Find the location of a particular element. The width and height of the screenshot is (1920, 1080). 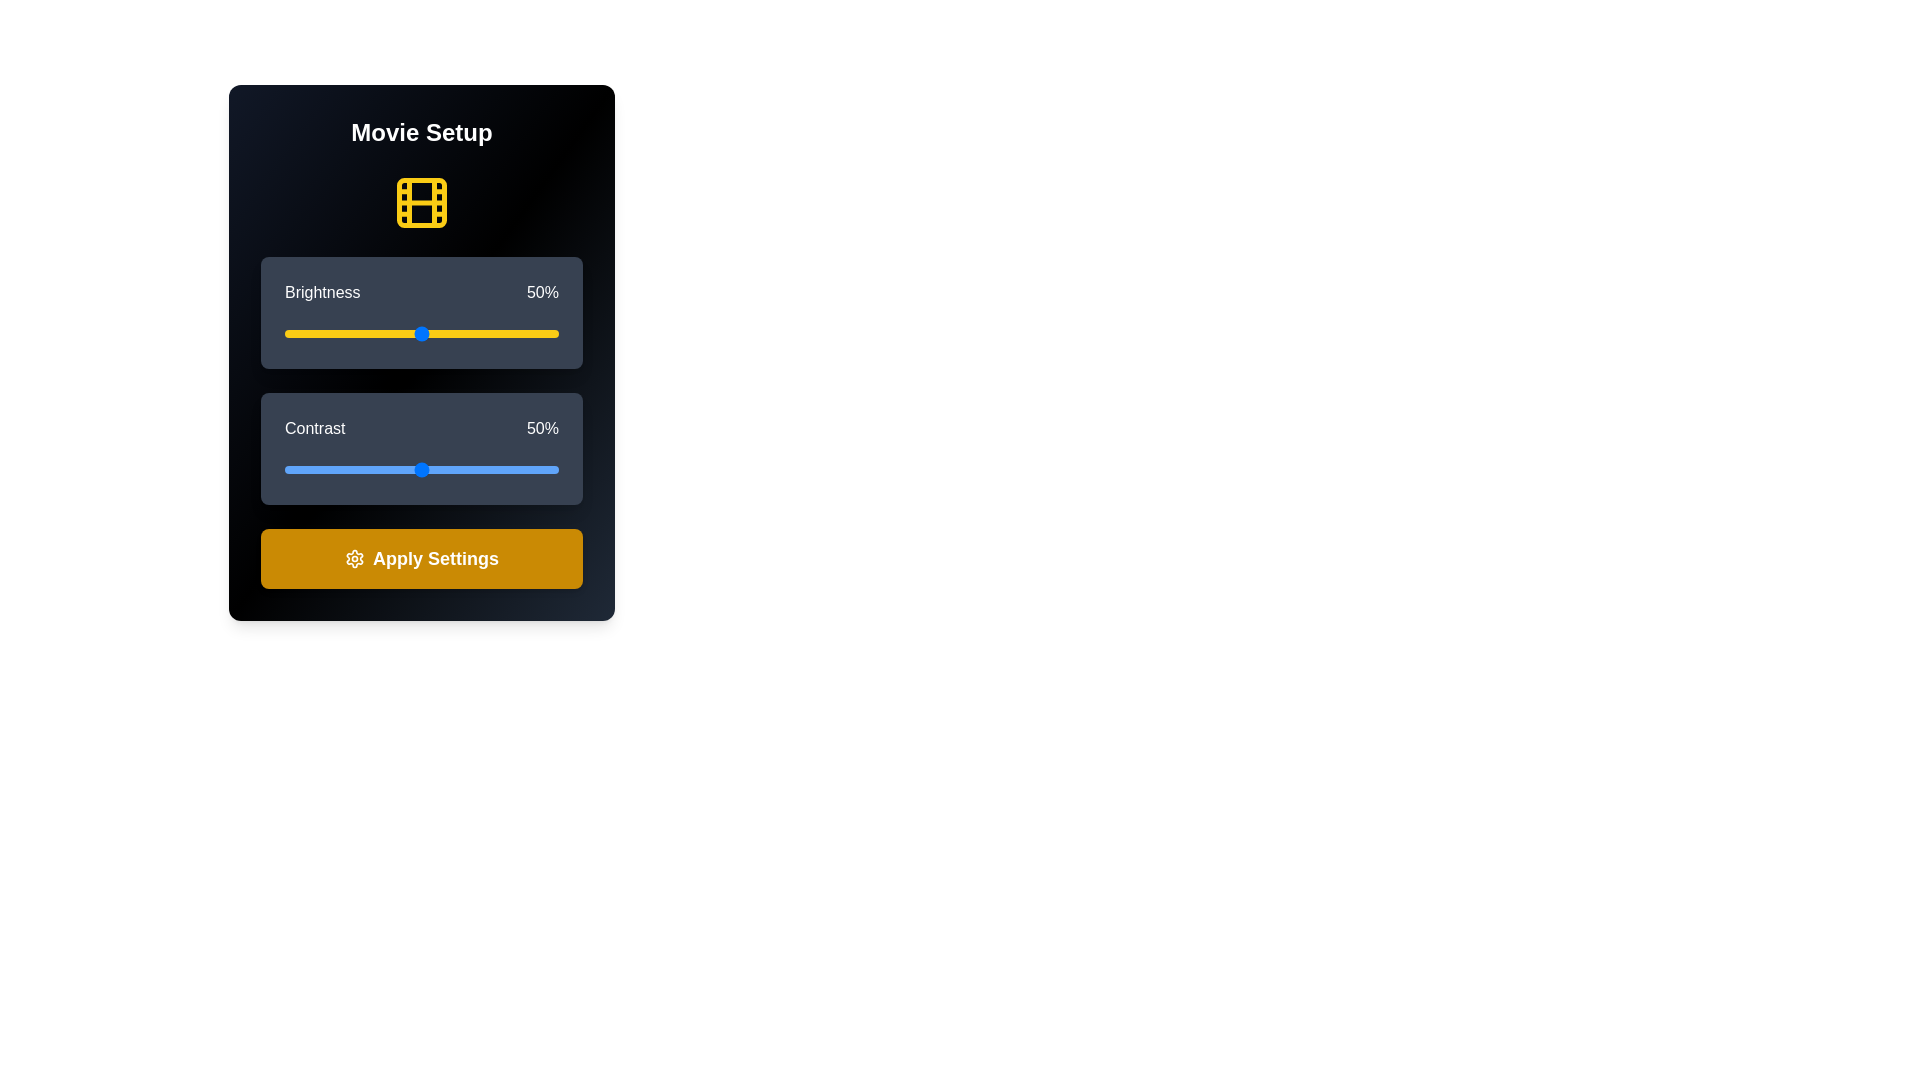

'Apply Settings' button to save the settings is located at coordinates (421, 559).